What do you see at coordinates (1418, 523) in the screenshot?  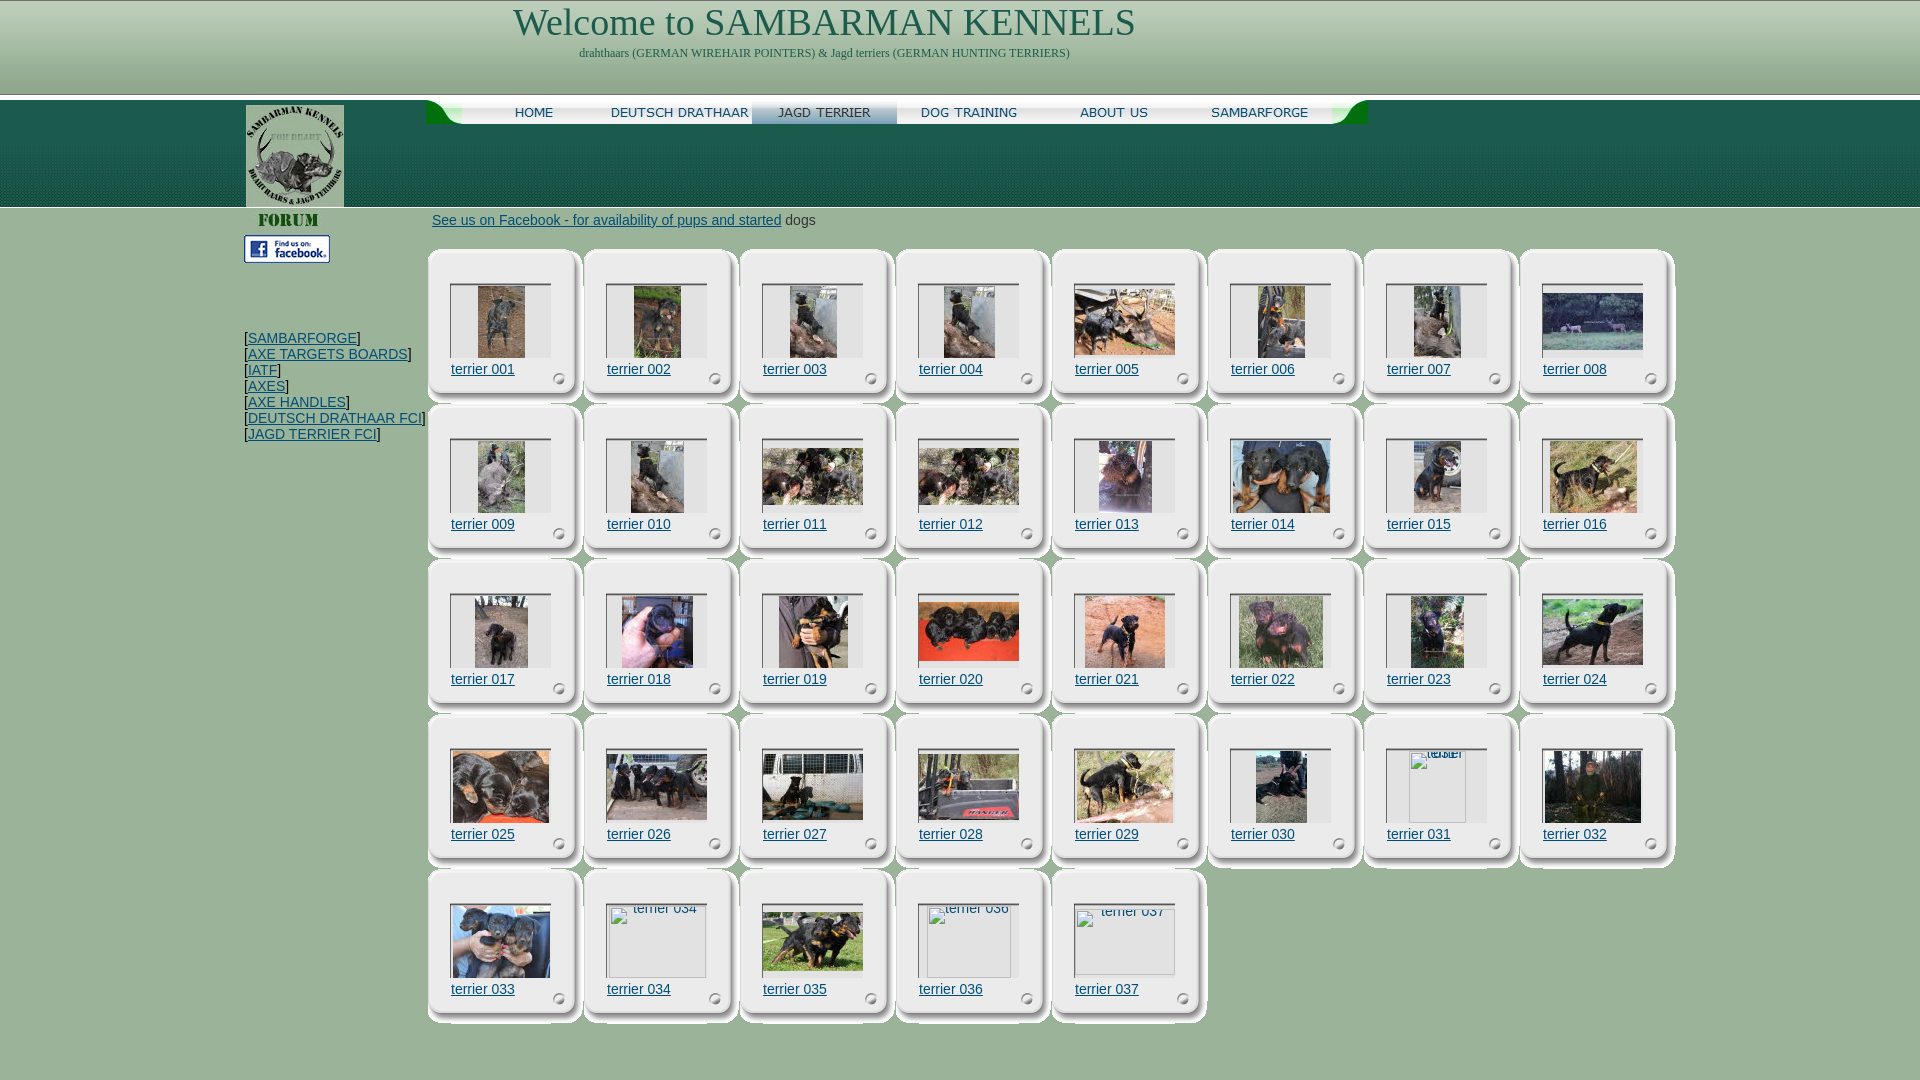 I see `'terrier 015'` at bounding box center [1418, 523].